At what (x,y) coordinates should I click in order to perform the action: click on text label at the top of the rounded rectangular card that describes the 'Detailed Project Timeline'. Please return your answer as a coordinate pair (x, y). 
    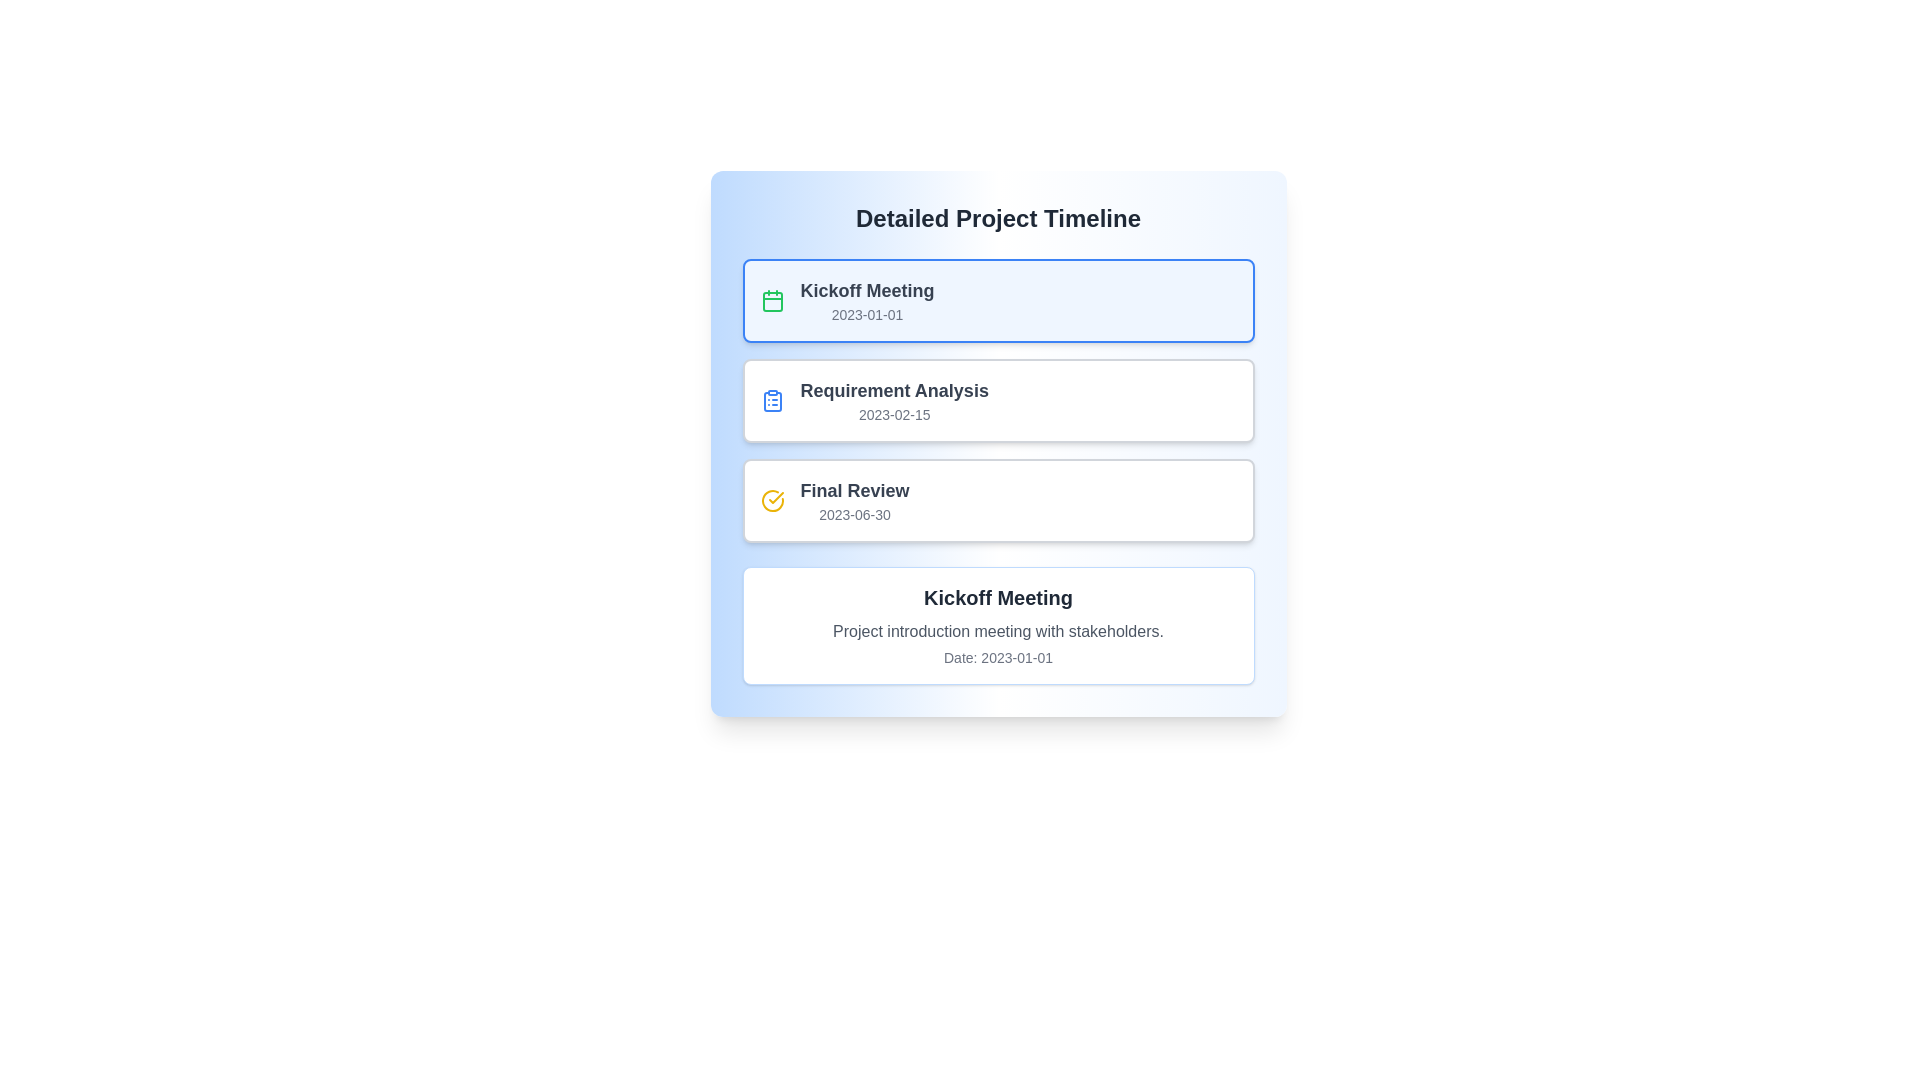
    Looking at the image, I should click on (998, 219).